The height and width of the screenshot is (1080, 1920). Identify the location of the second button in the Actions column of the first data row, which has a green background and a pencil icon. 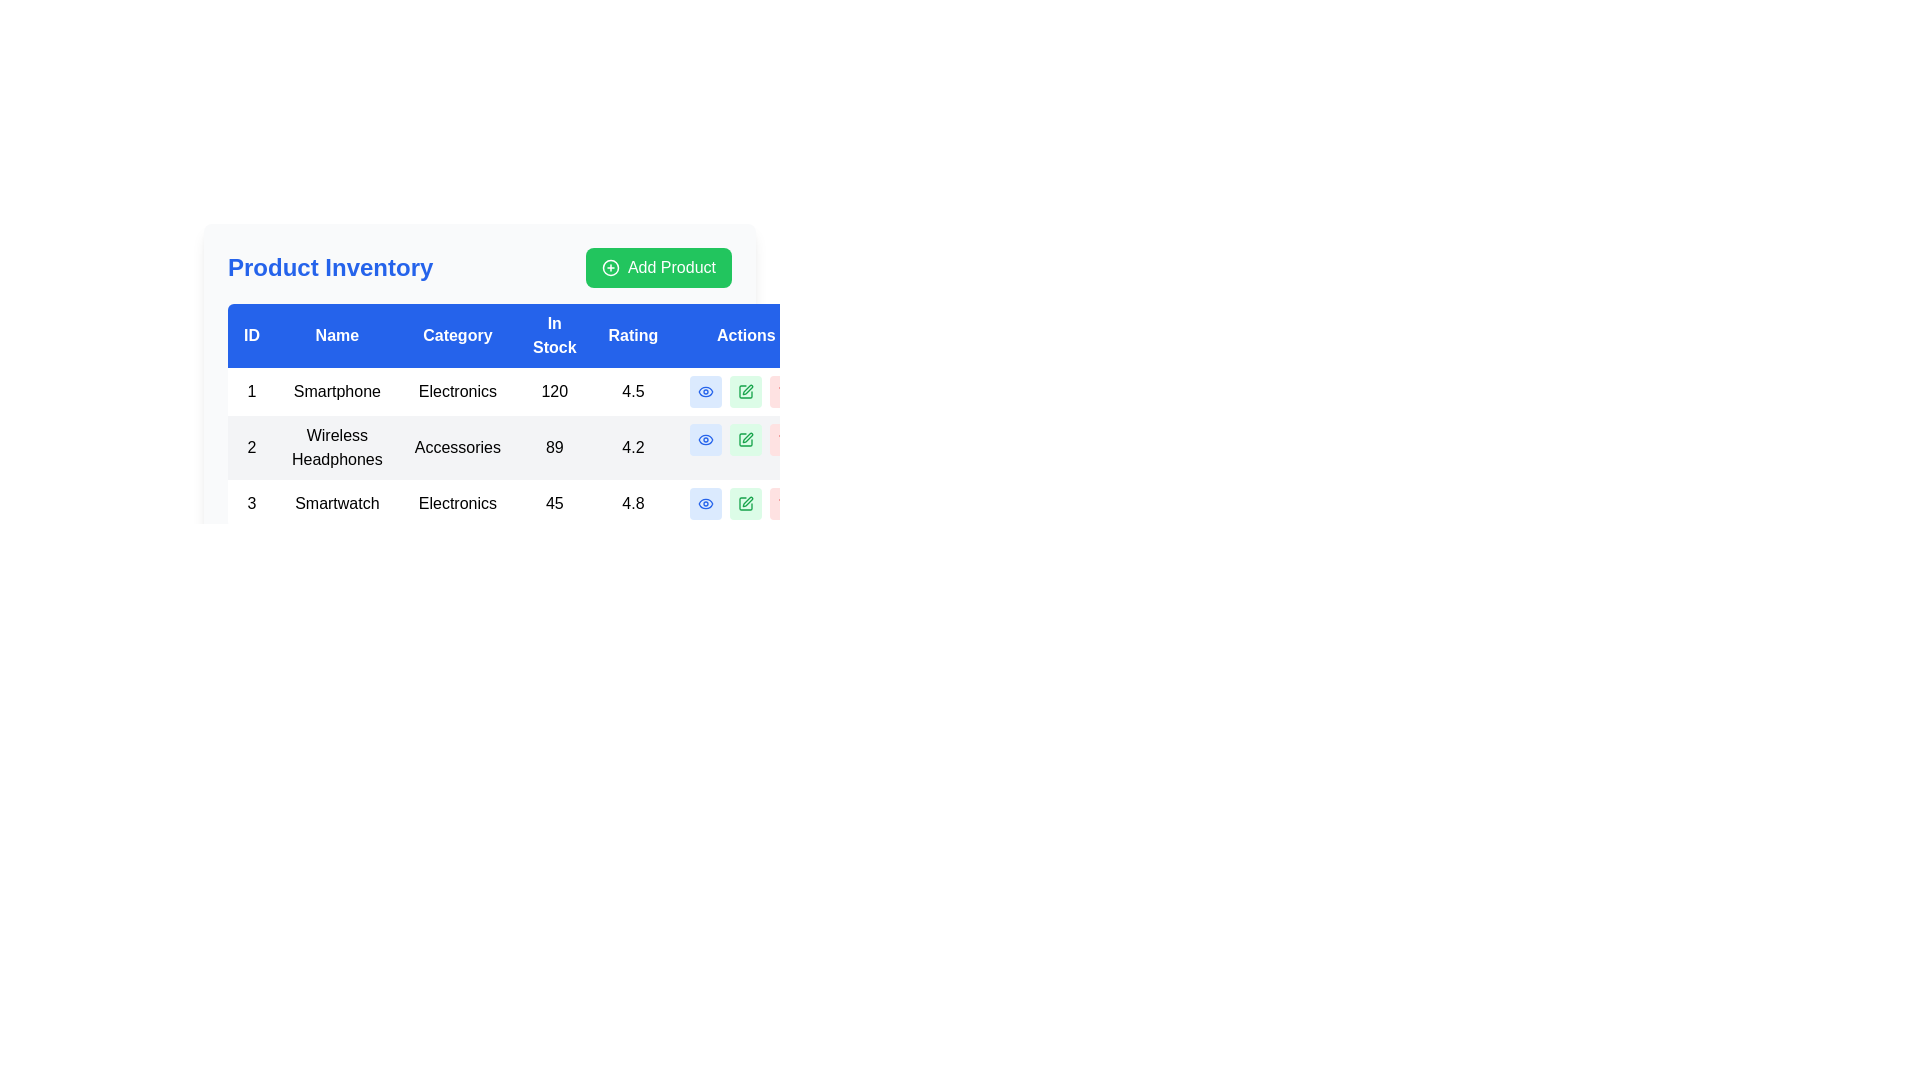
(745, 392).